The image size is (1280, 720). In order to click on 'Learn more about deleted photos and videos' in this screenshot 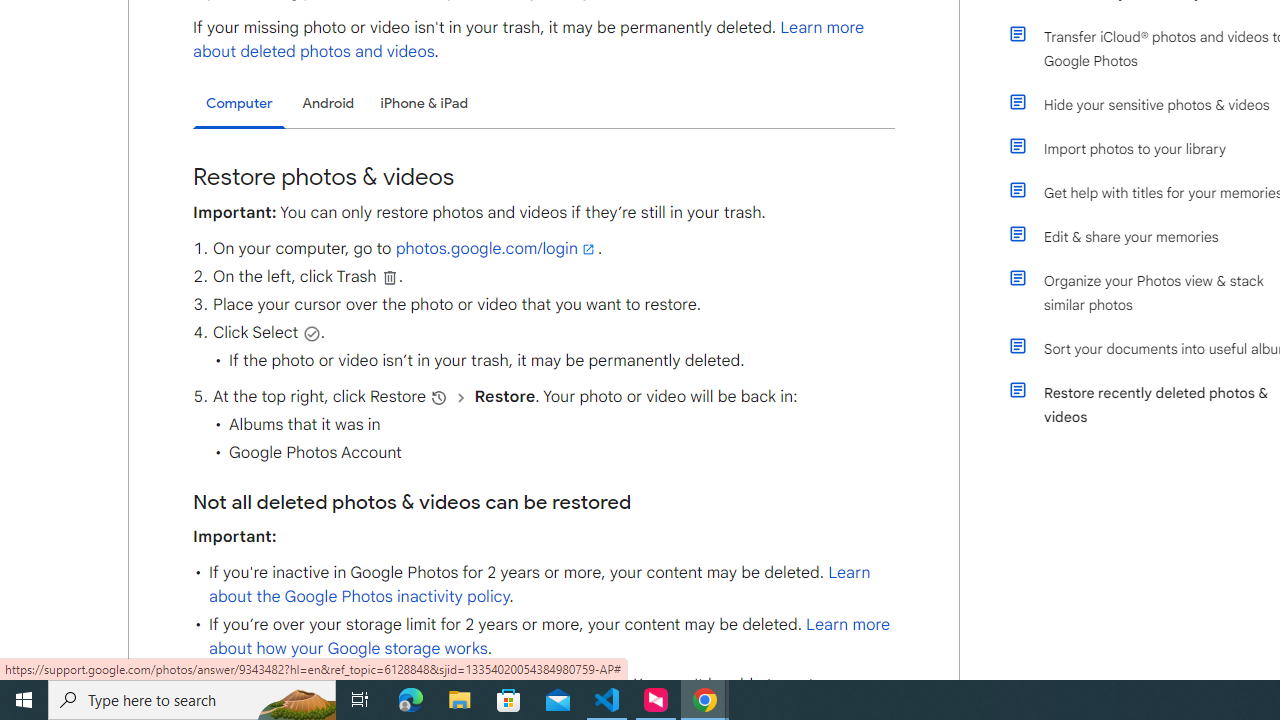, I will do `click(529, 39)`.